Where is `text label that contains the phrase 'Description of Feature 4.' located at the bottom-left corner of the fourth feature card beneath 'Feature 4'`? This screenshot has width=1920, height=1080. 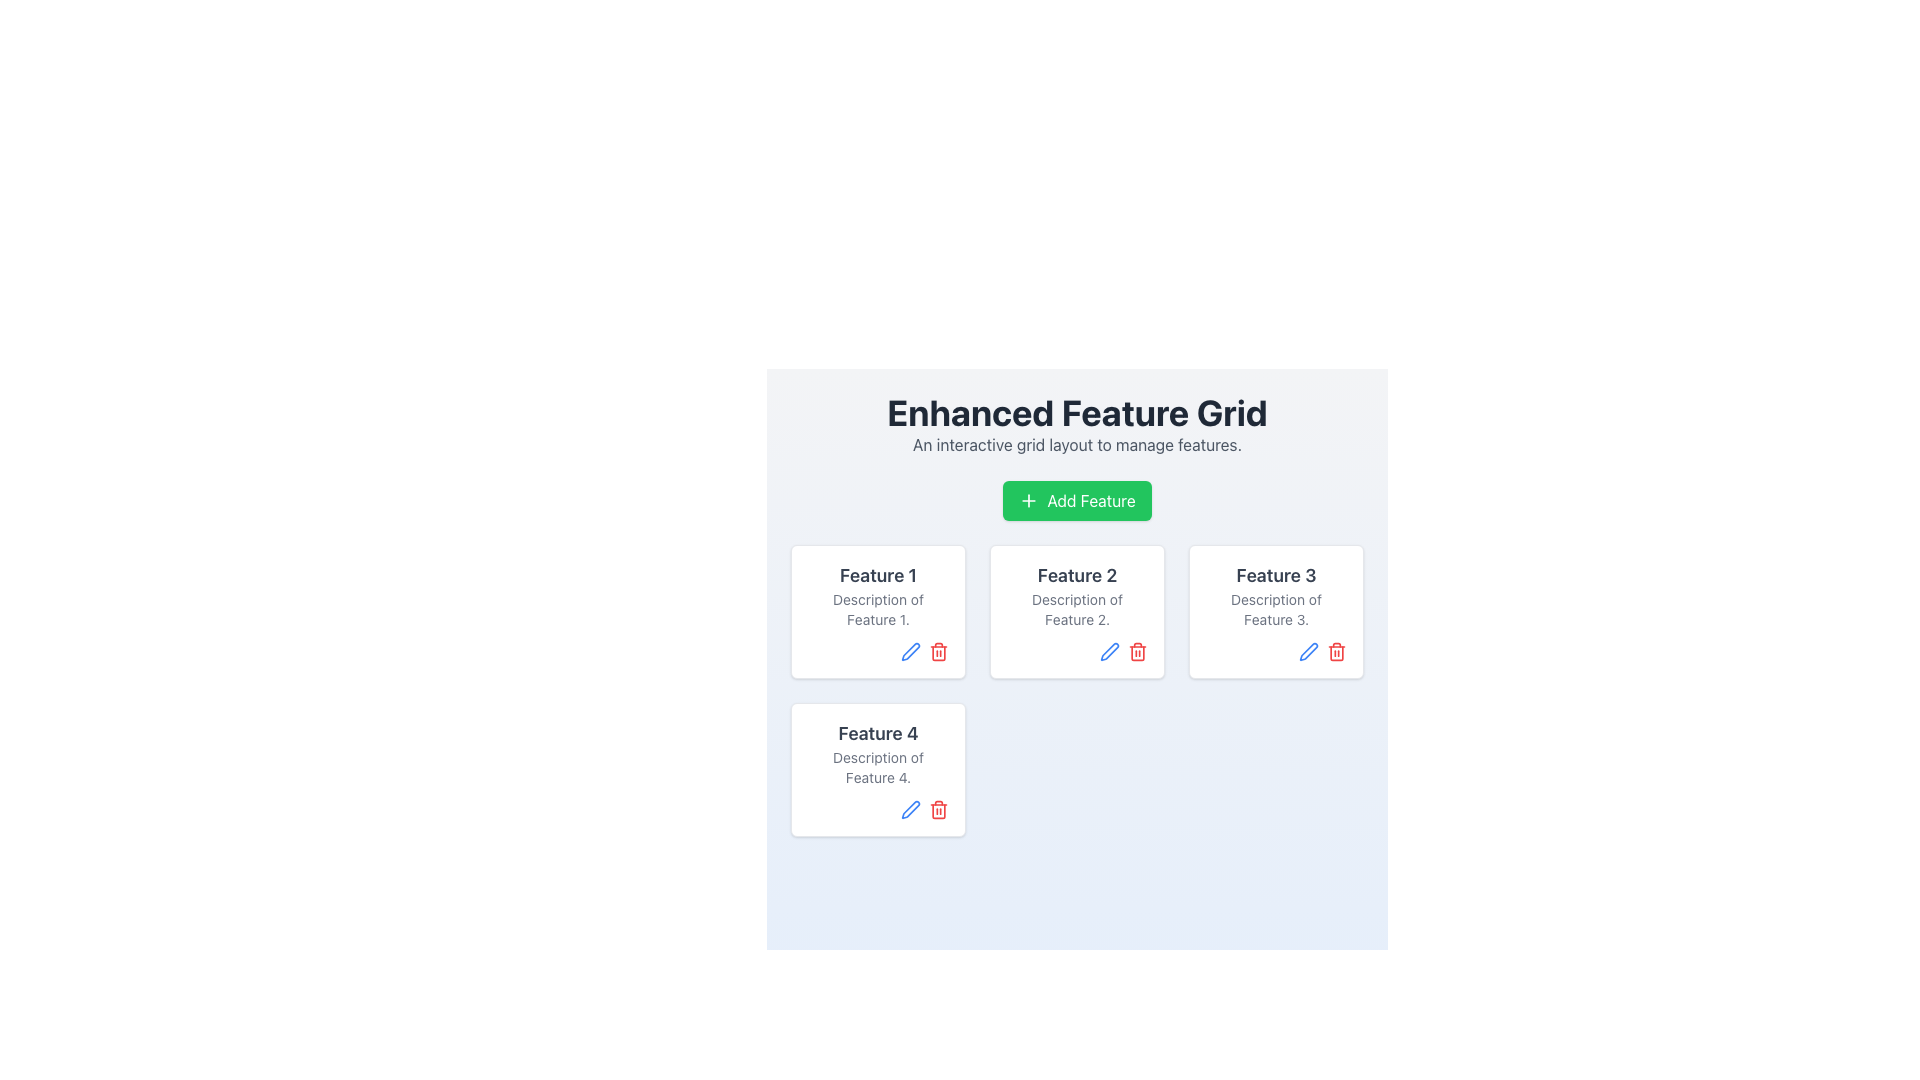
text label that contains the phrase 'Description of Feature 4.' located at the bottom-left corner of the fourth feature card beneath 'Feature 4' is located at coordinates (878, 766).